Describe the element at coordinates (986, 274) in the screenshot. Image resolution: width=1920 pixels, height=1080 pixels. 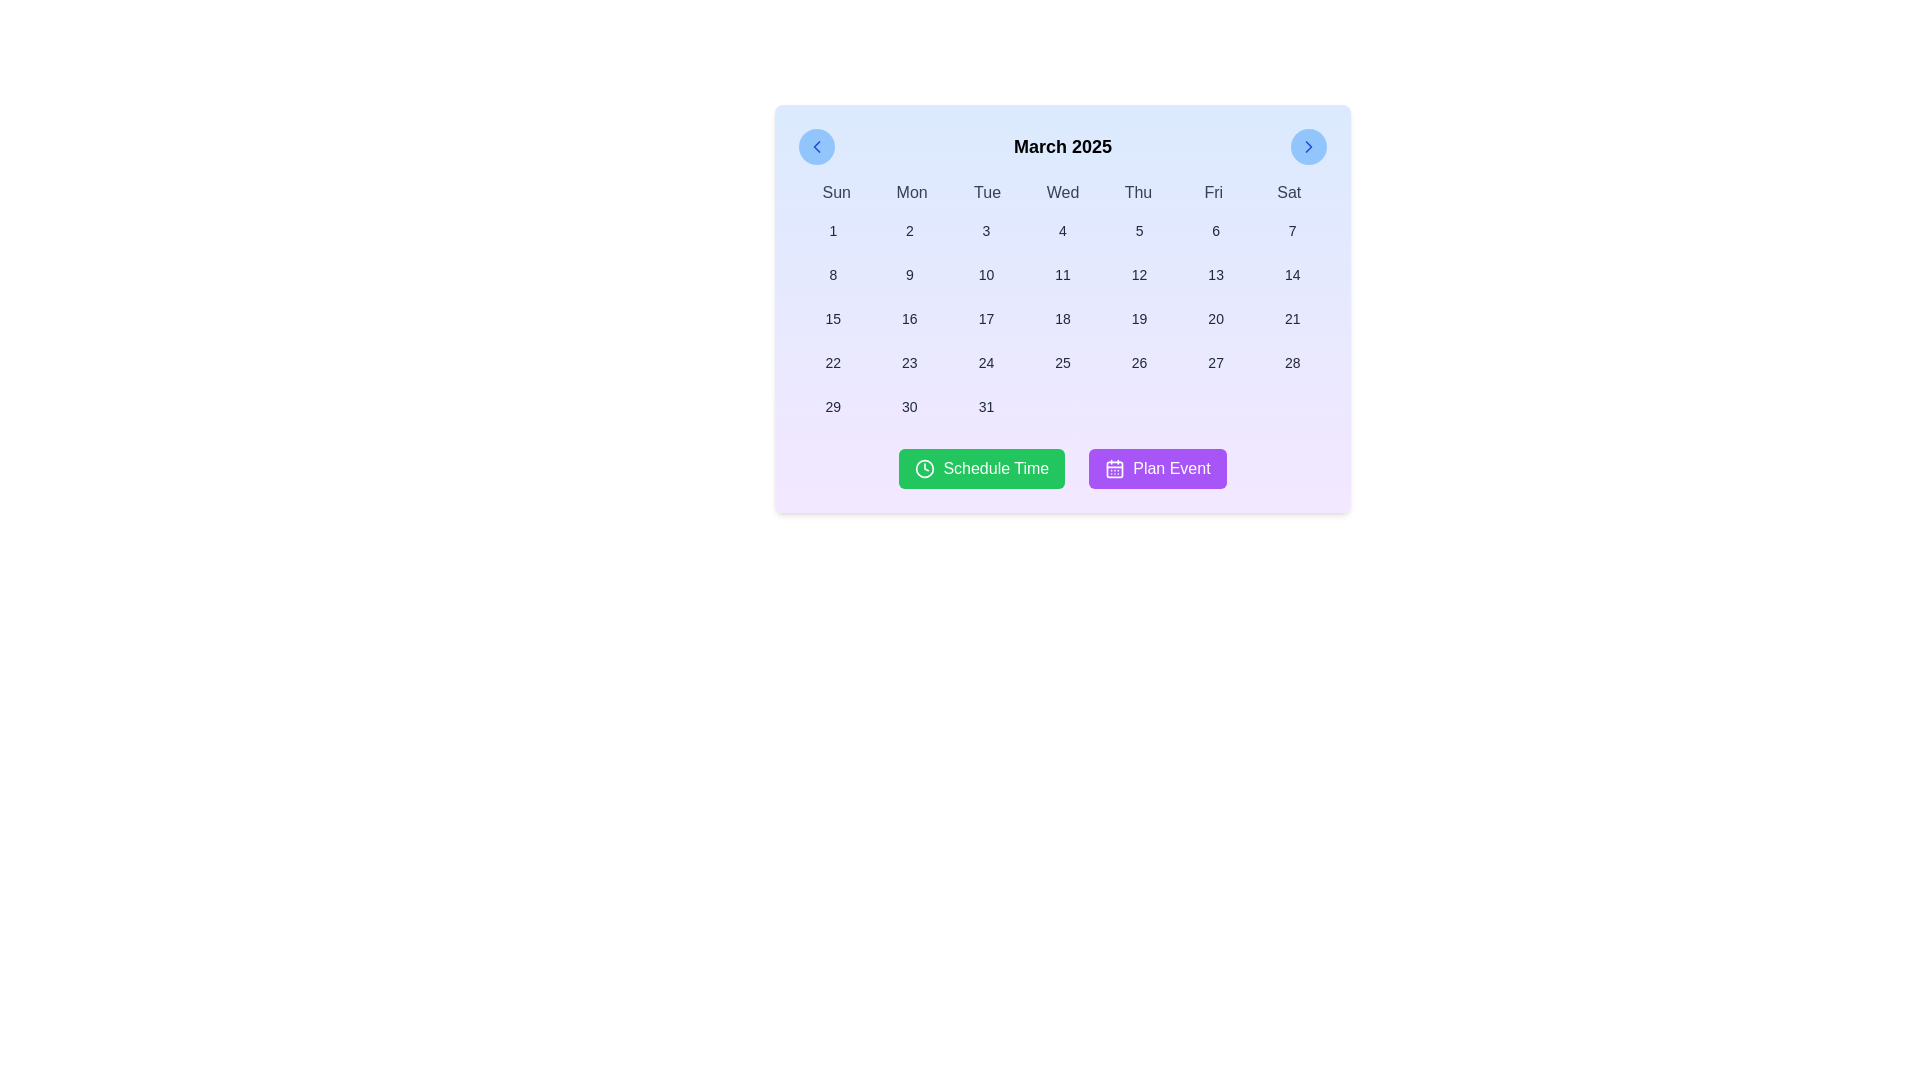
I see `the button displaying the number '10' in the calendar grid` at that location.